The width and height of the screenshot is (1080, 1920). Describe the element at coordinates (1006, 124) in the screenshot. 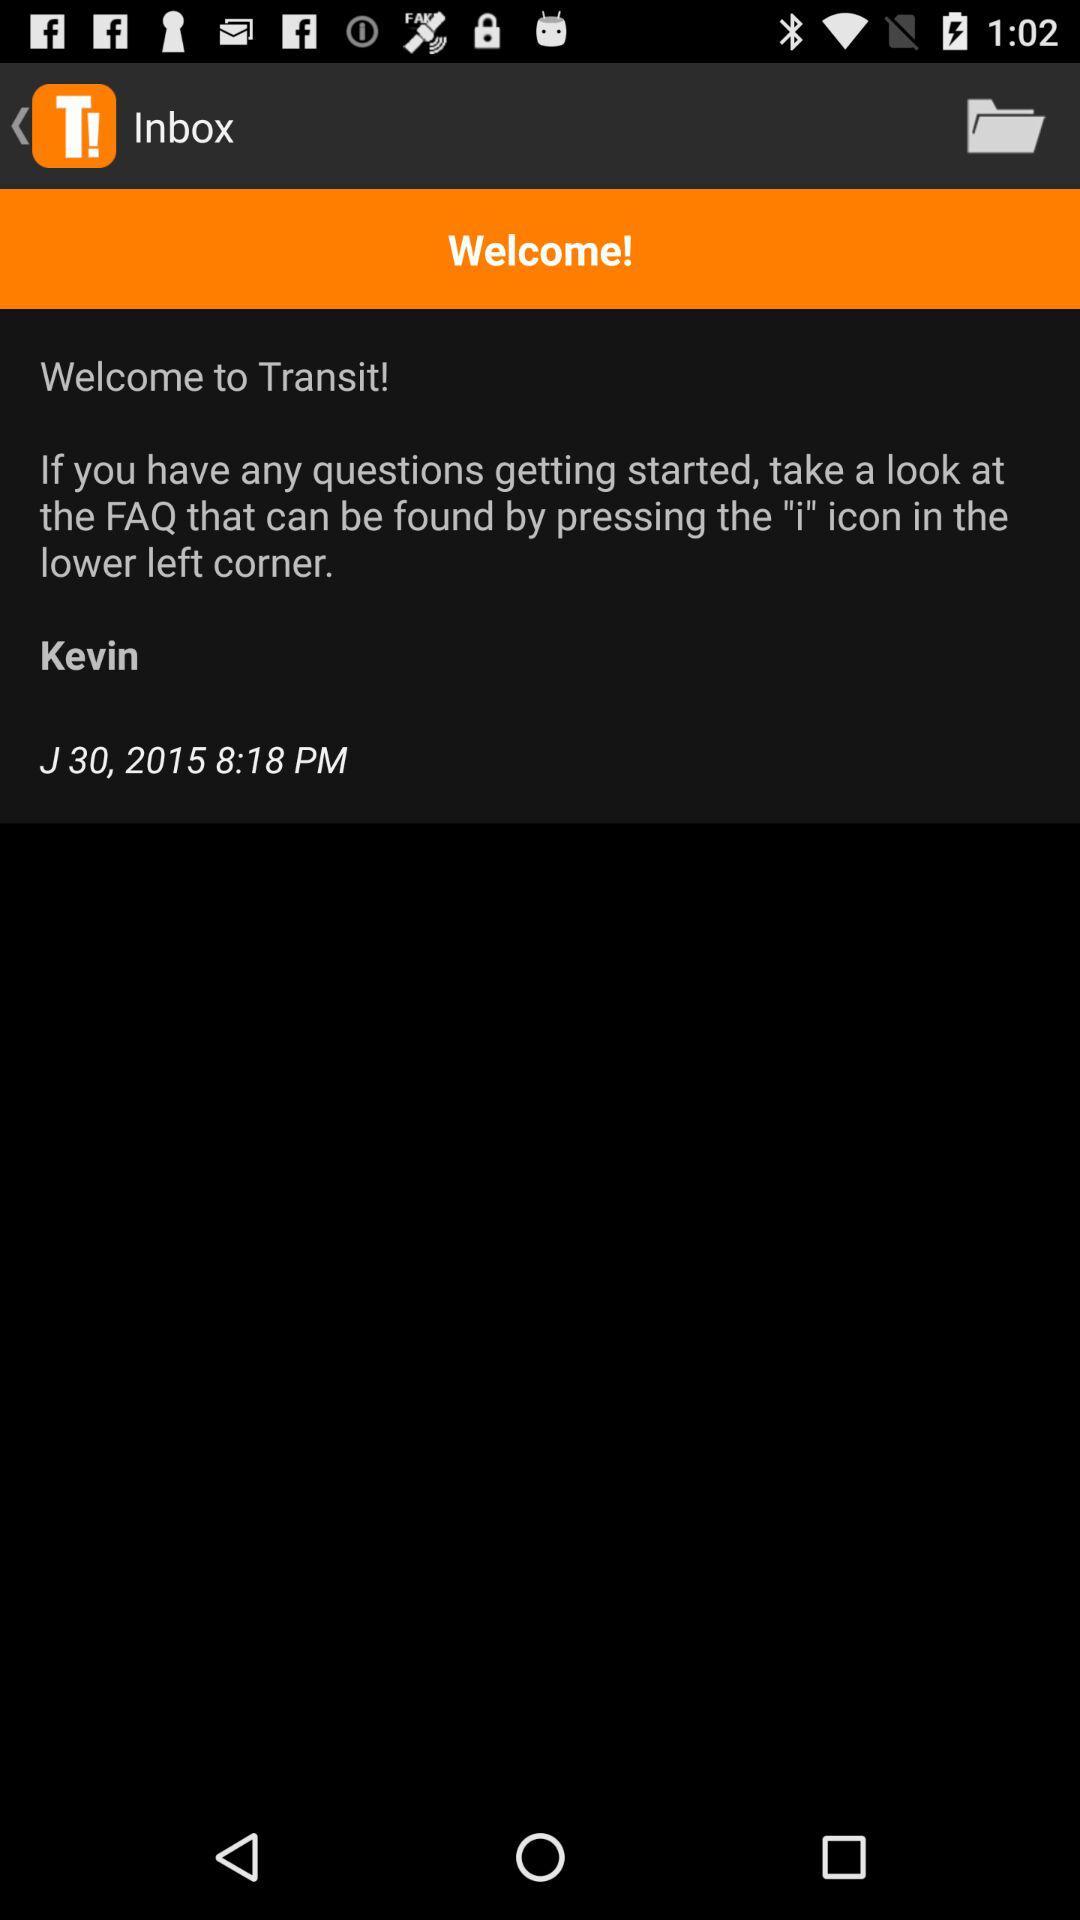

I see `the icon at the top right corner` at that location.